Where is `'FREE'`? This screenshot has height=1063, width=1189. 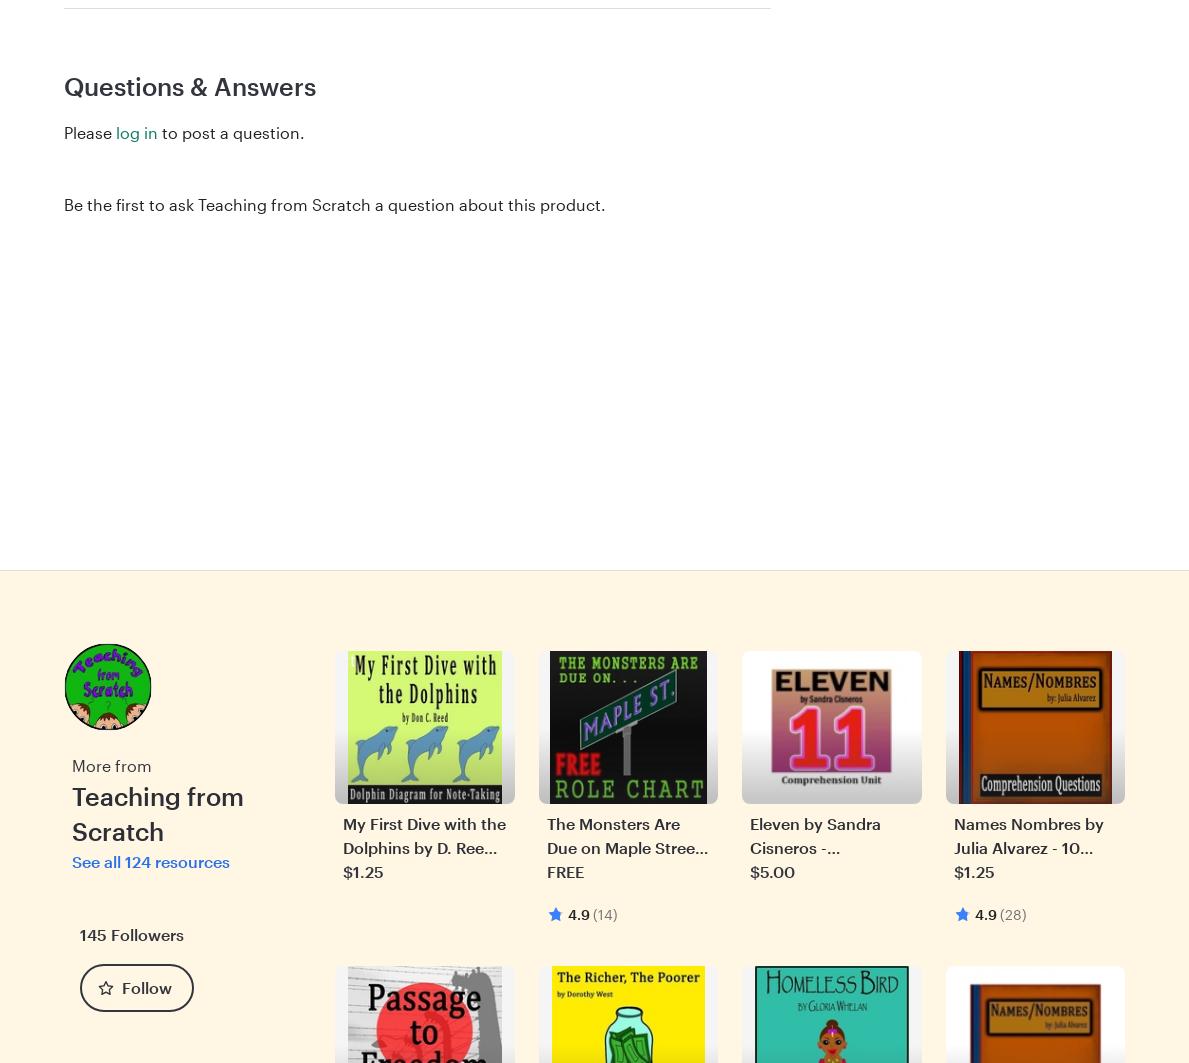 'FREE' is located at coordinates (563, 869).